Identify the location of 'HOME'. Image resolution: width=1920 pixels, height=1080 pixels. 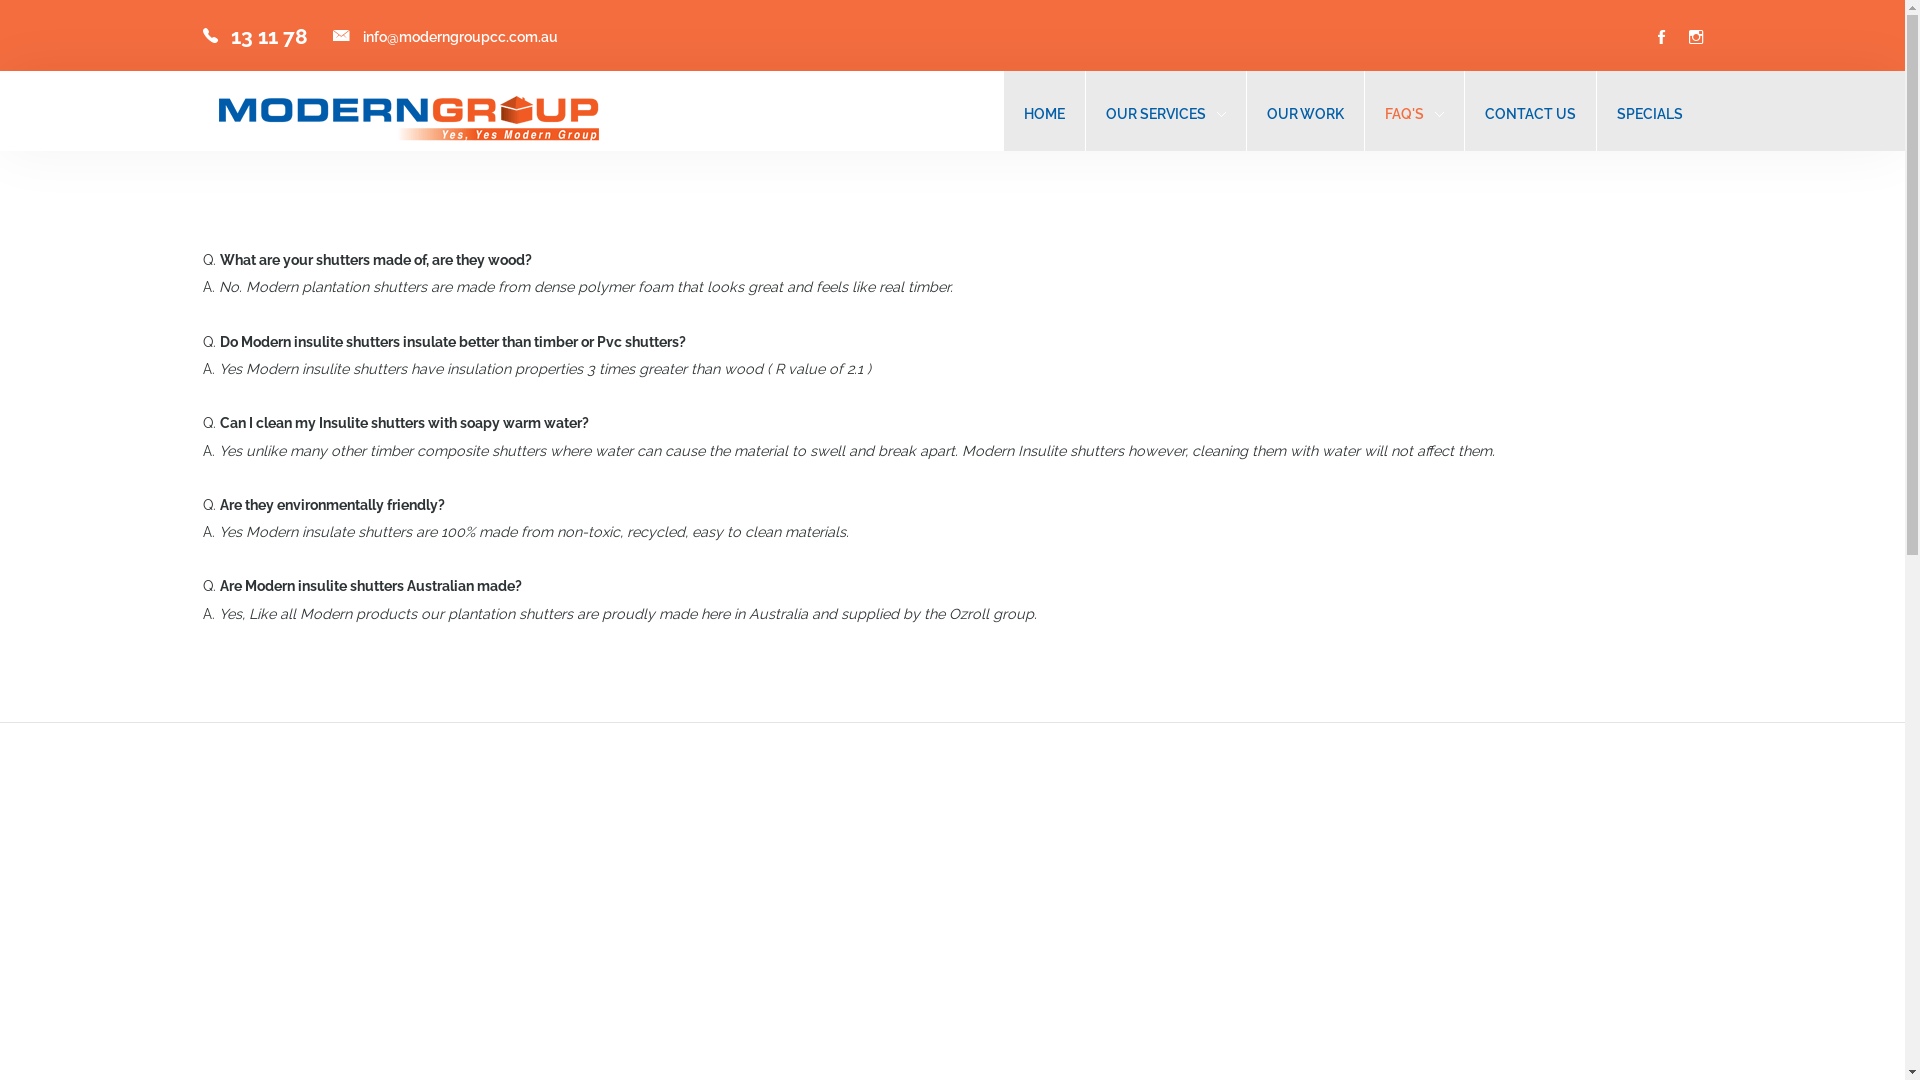
(1043, 113).